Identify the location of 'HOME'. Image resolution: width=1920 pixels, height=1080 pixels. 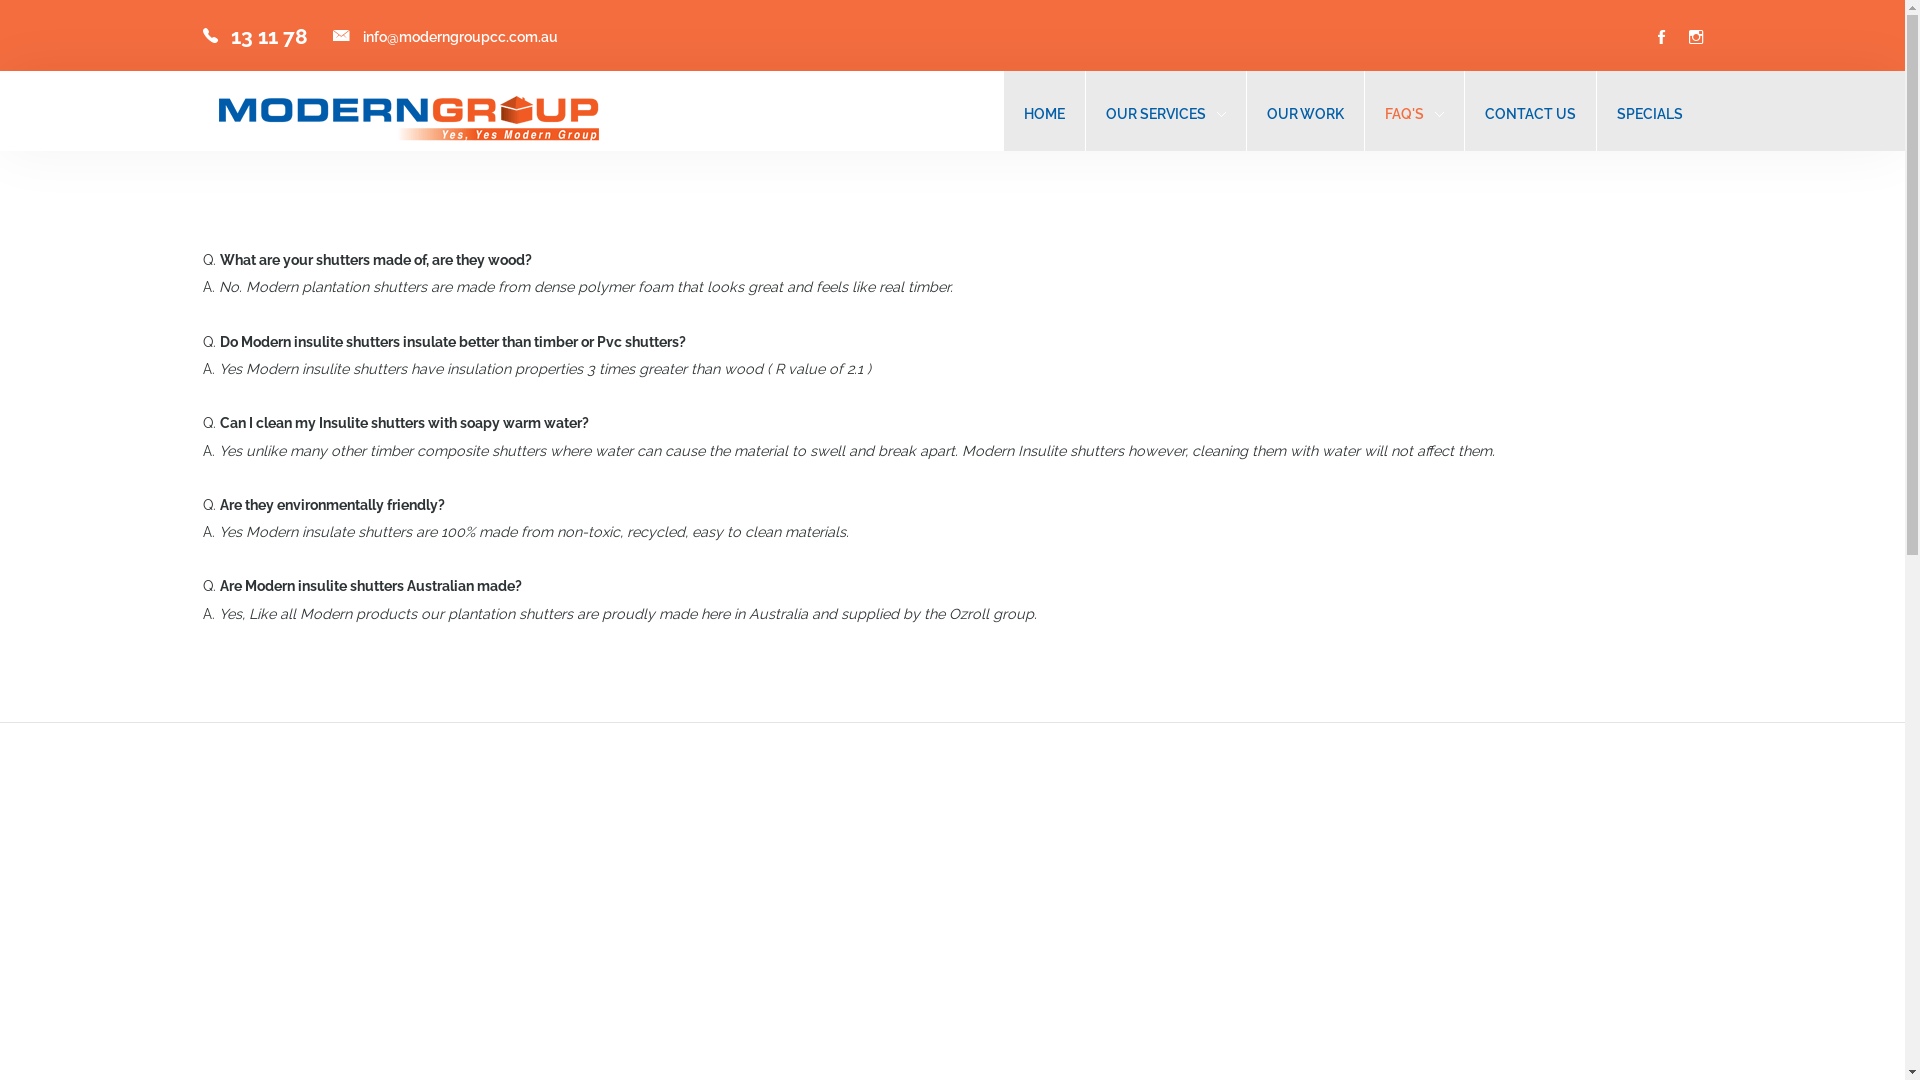
(1043, 113).